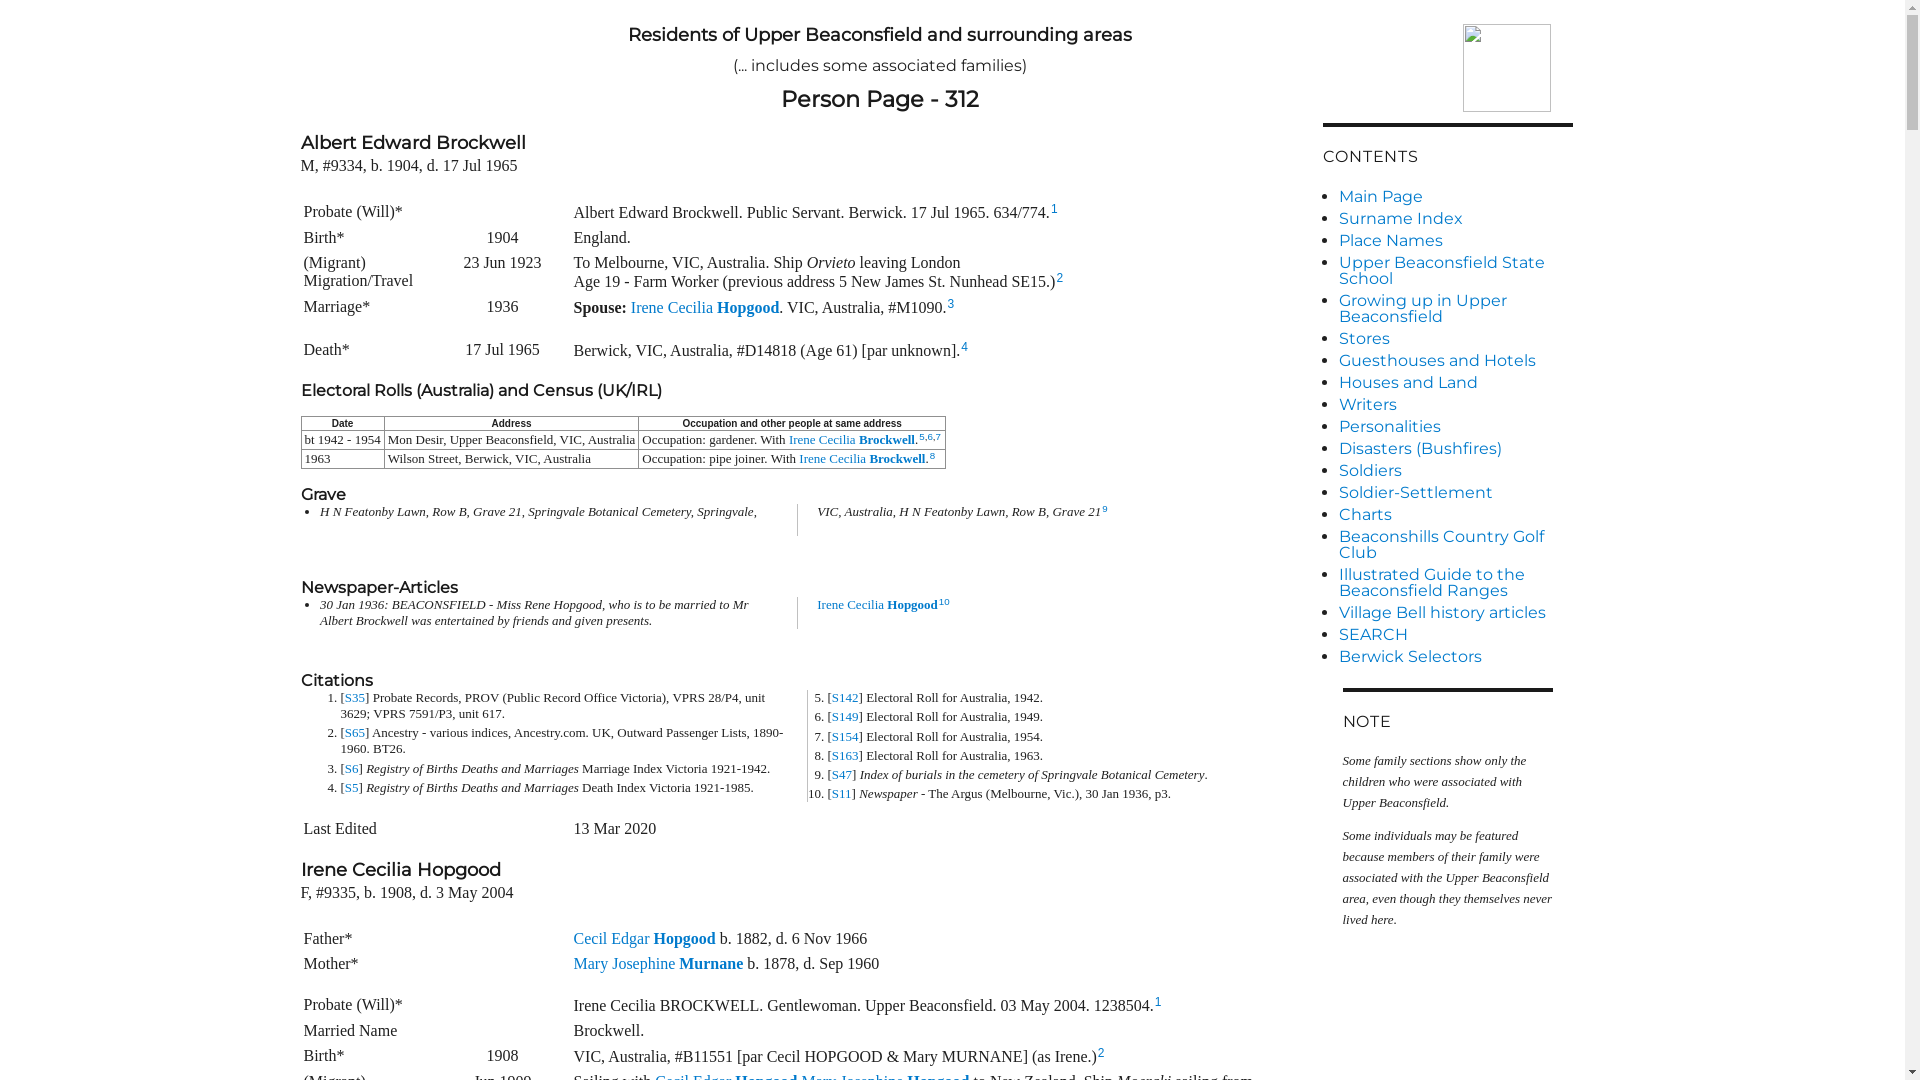 The height and width of the screenshot is (1080, 1920). Describe the element at coordinates (658, 962) in the screenshot. I see `'Mary Josephine Murnane'` at that location.